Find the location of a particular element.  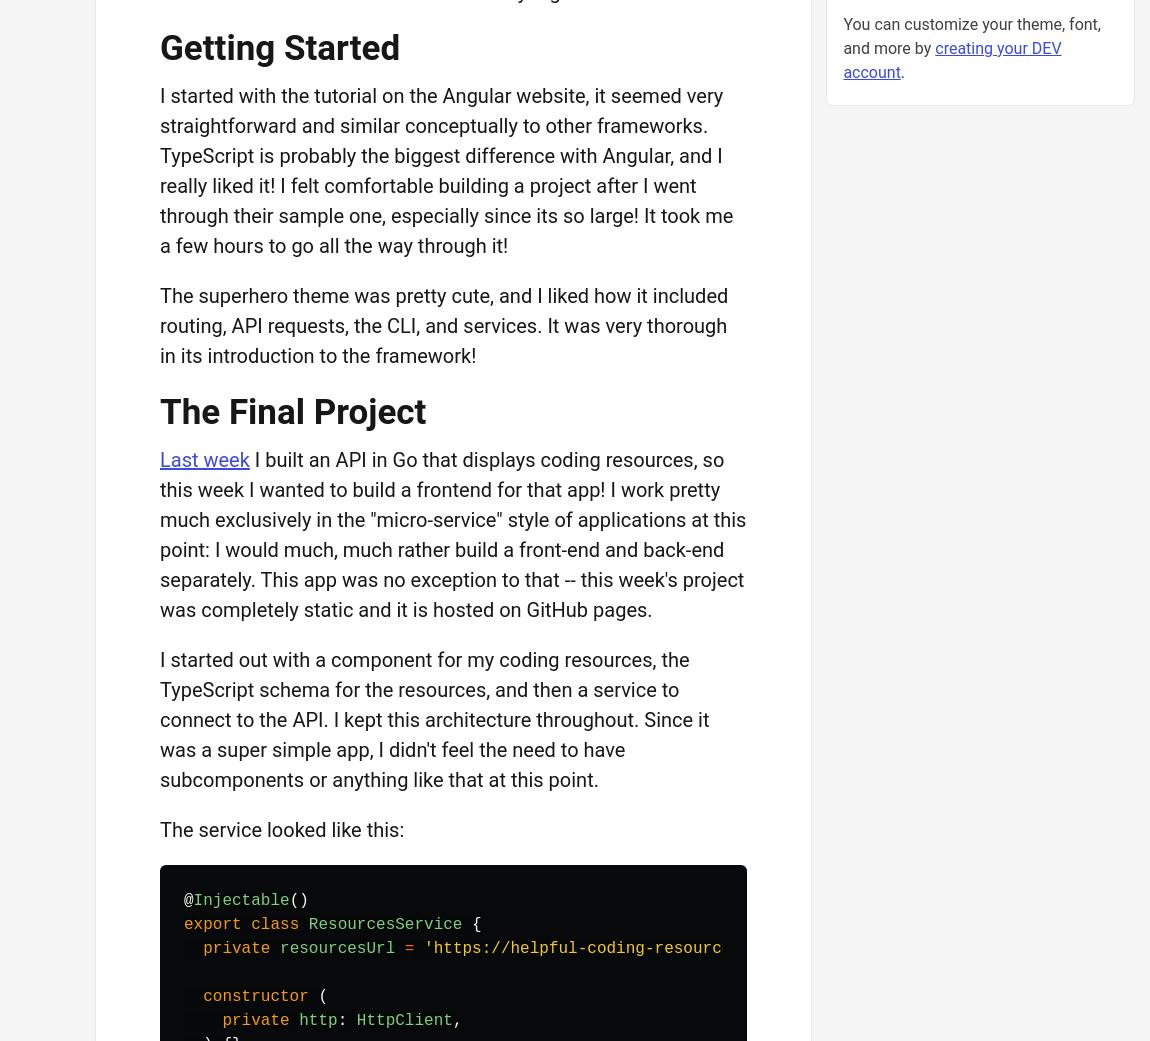

':' is located at coordinates (336, 1019).